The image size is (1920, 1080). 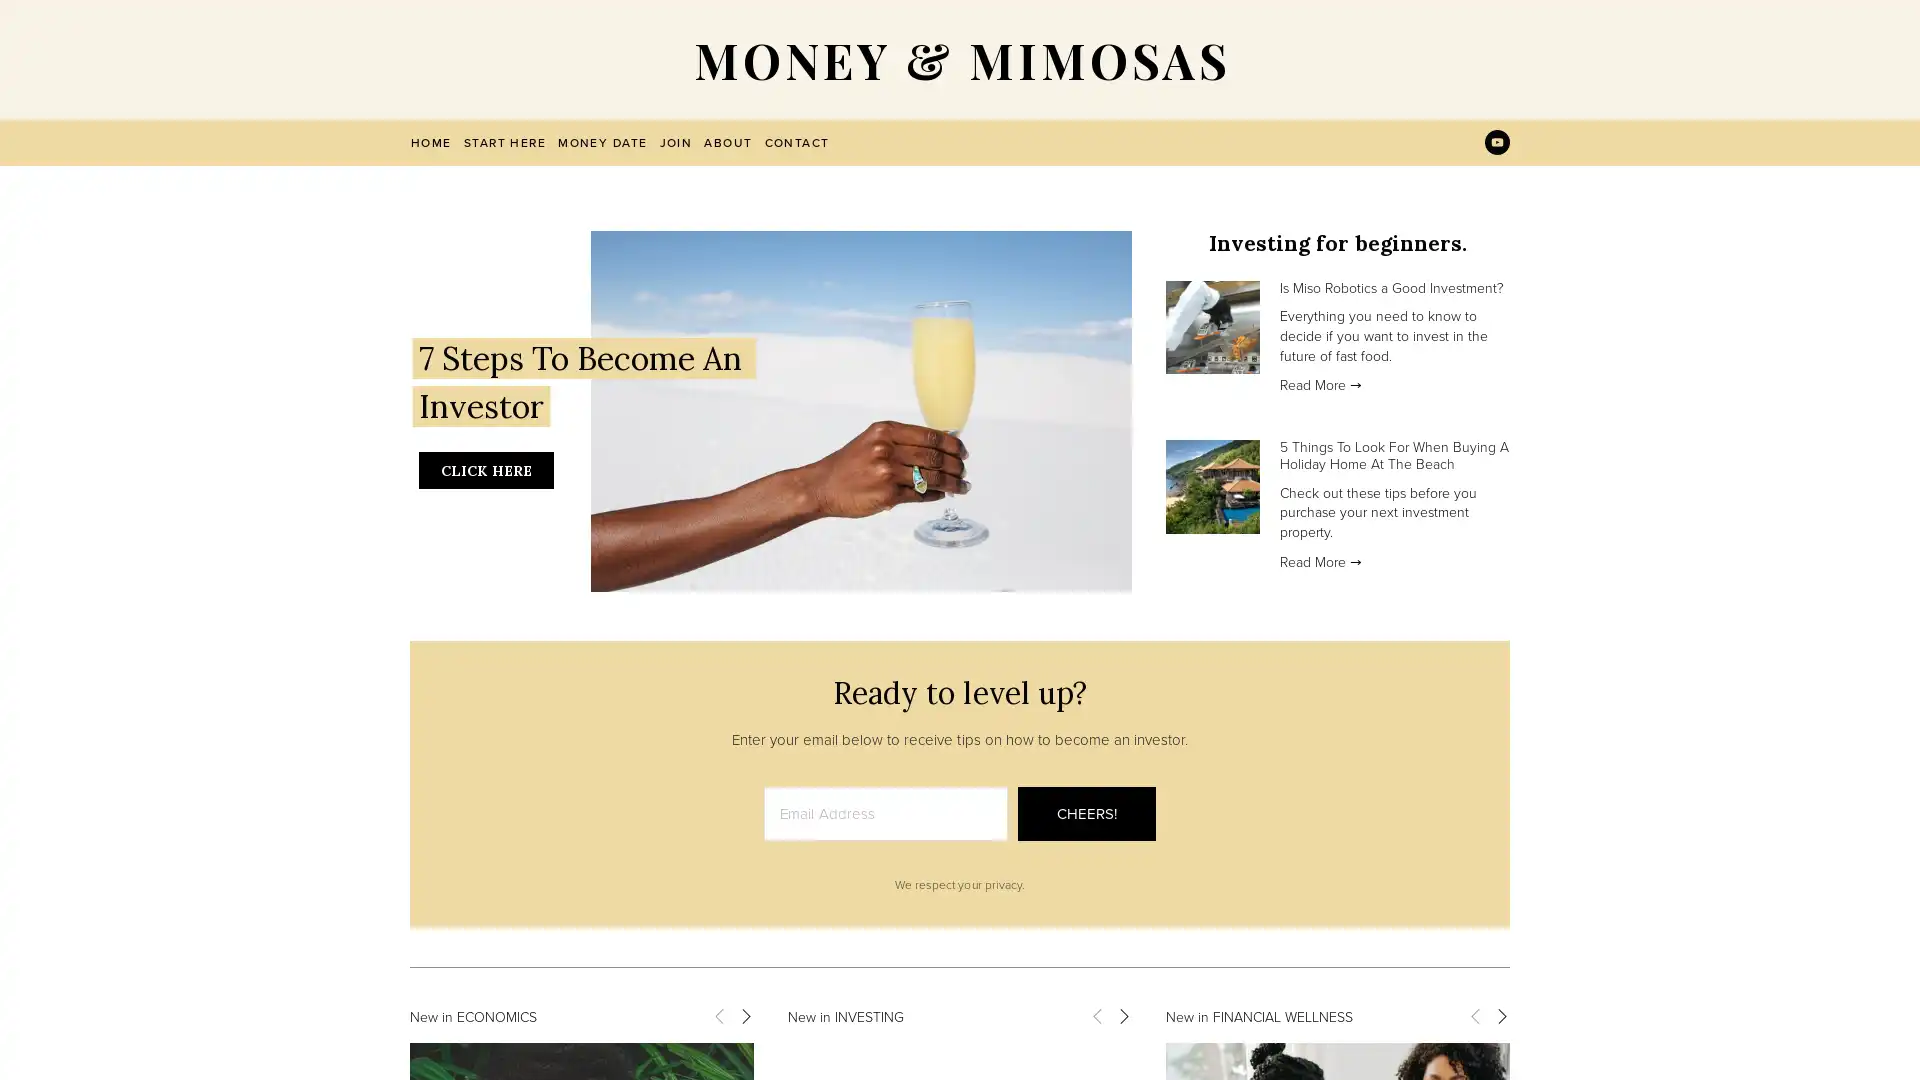 I want to click on Close, so click(x=1311, y=293).